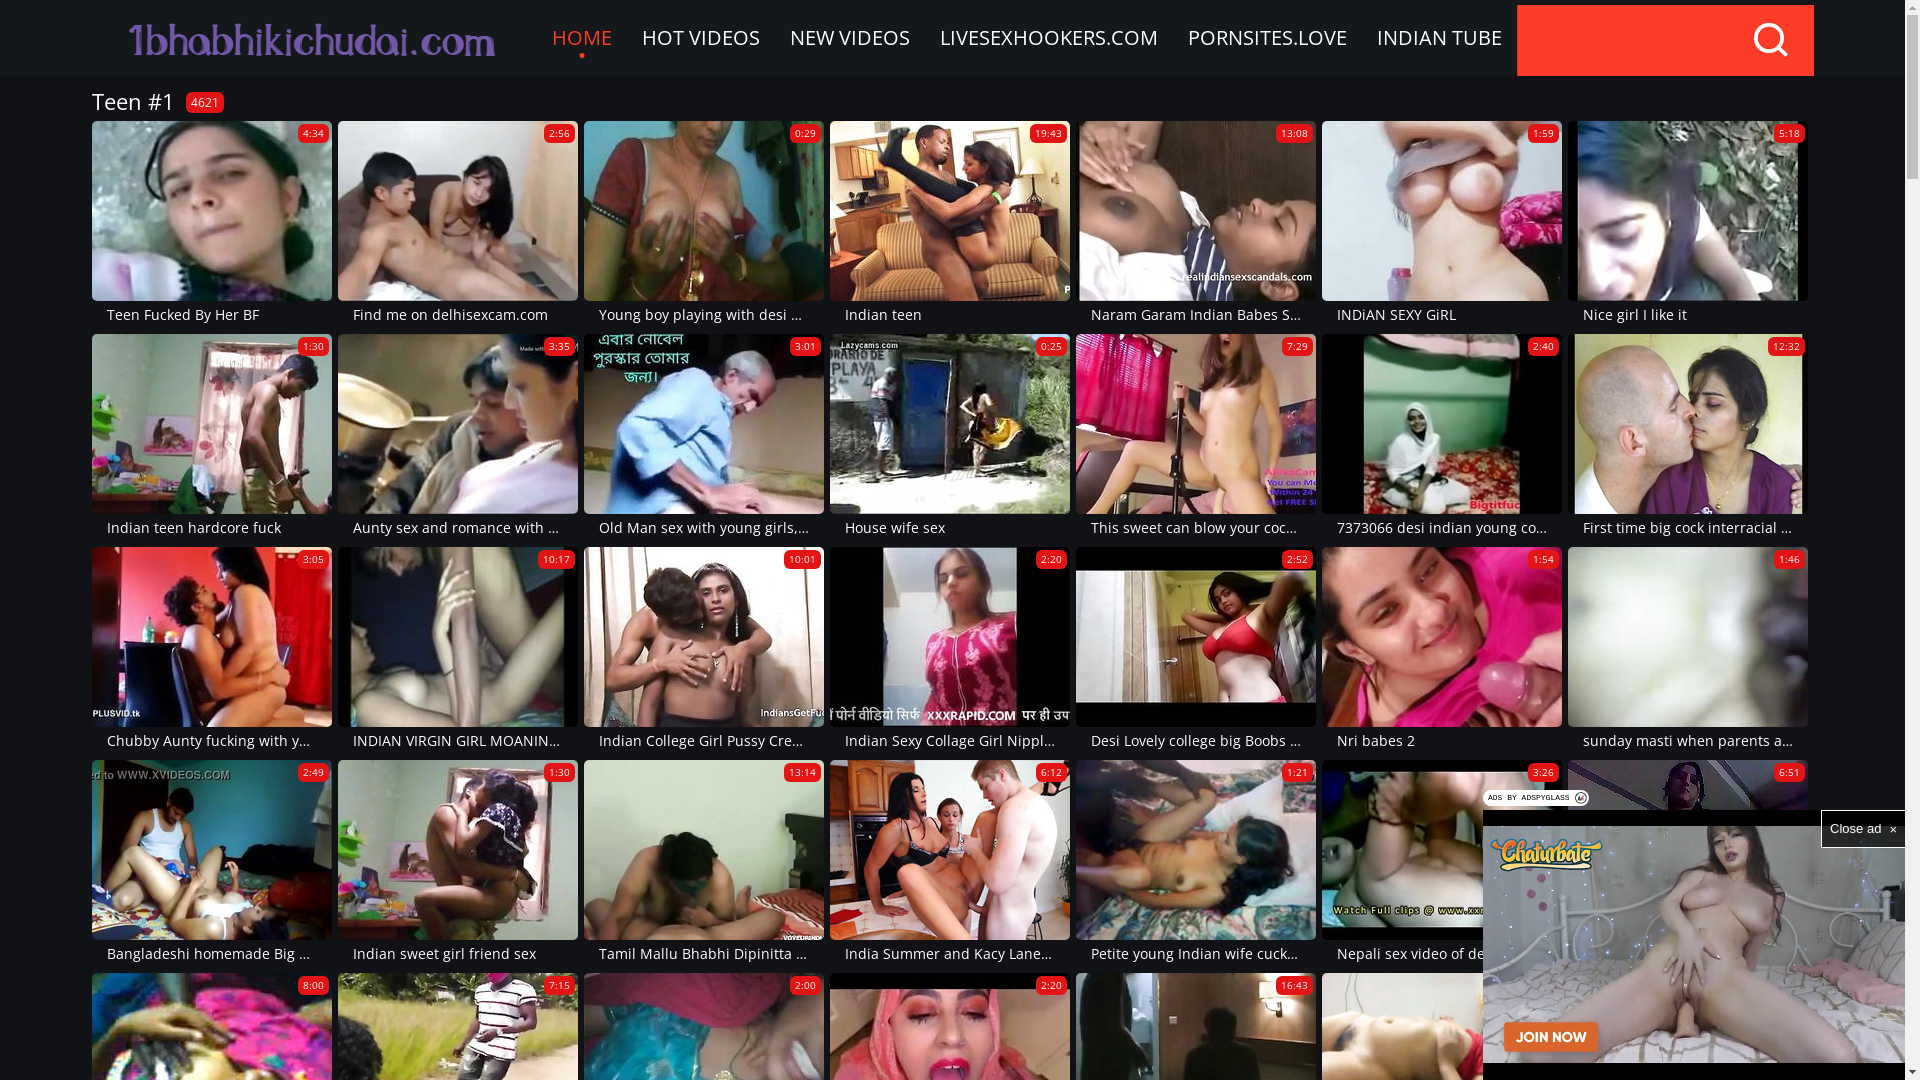 This screenshot has height=1080, width=1920. Describe the element at coordinates (1195, 224) in the screenshot. I see `'13:08` at that location.